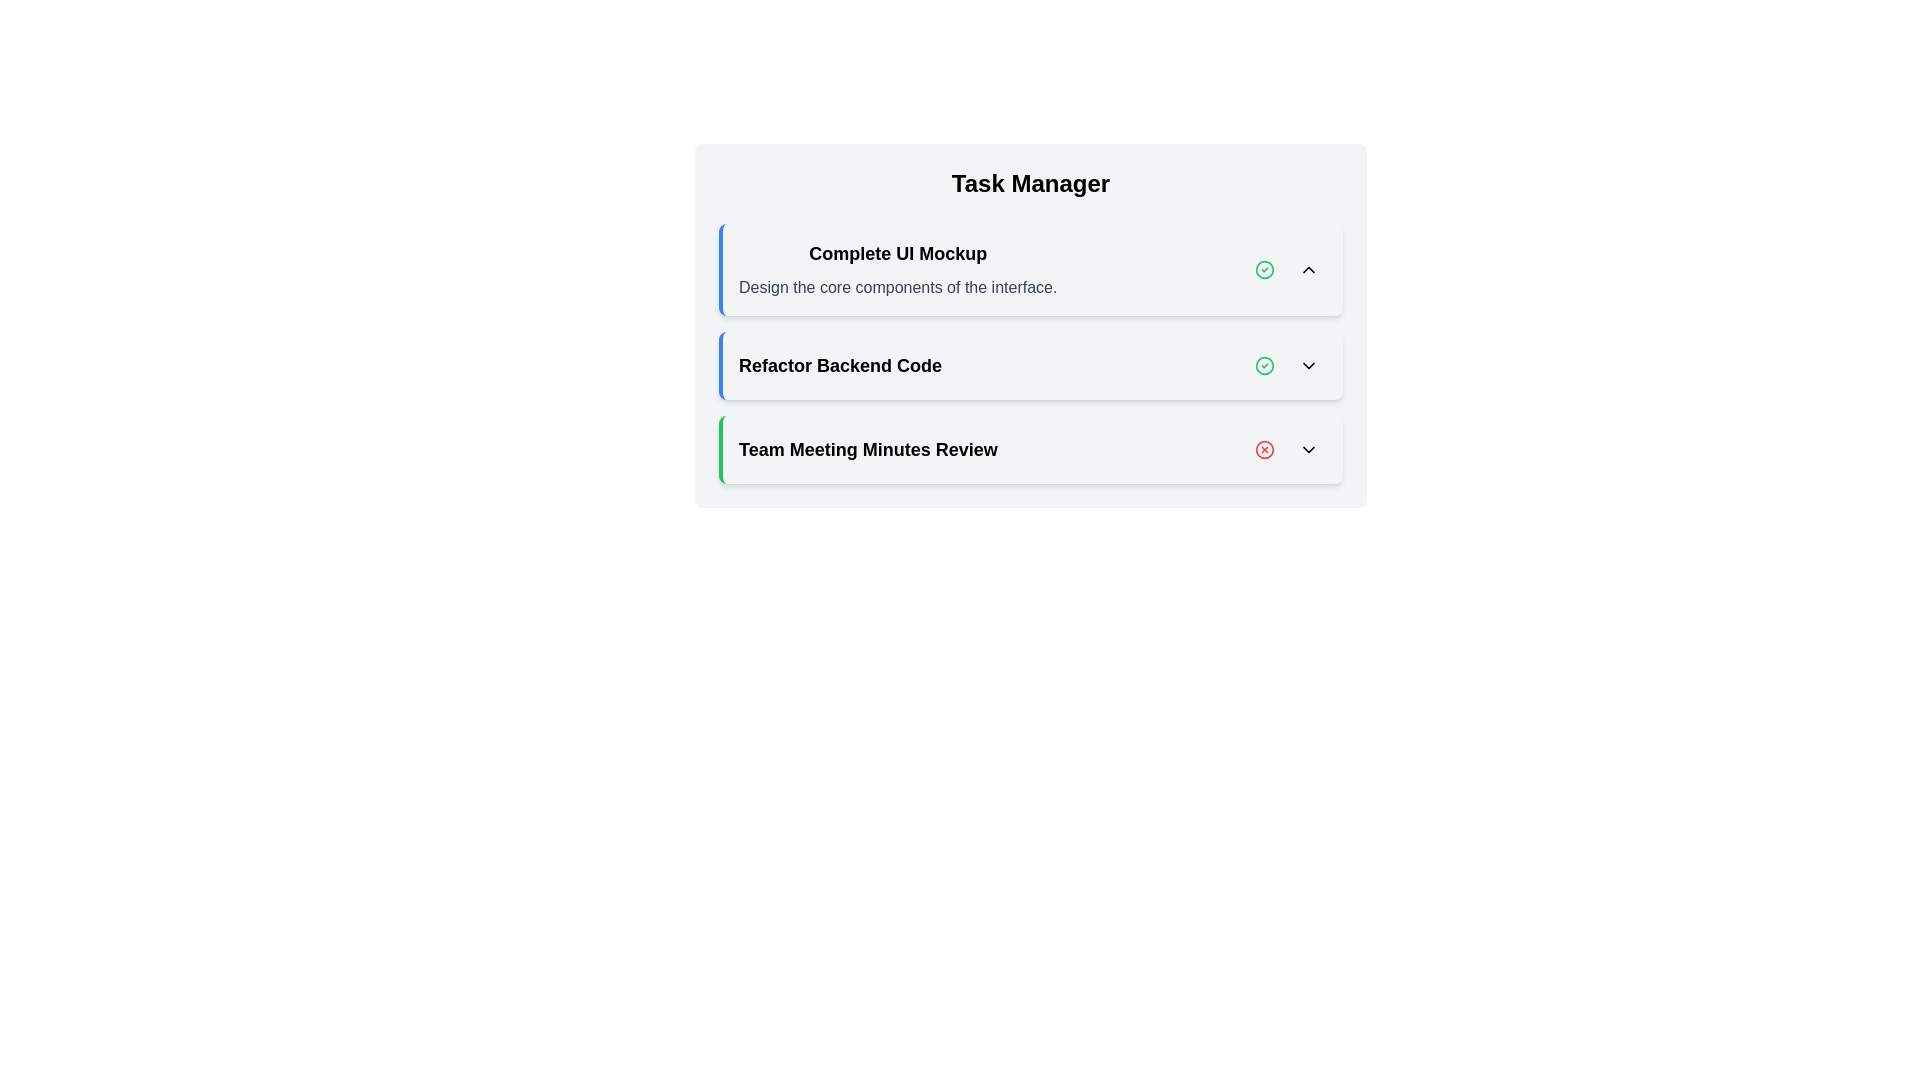 This screenshot has width=1920, height=1080. Describe the element at coordinates (897, 270) in the screenshot. I see `the Informational Text Block titled 'Complete UI Mockup' to read its content, which includes a description in smaller gray text` at that location.